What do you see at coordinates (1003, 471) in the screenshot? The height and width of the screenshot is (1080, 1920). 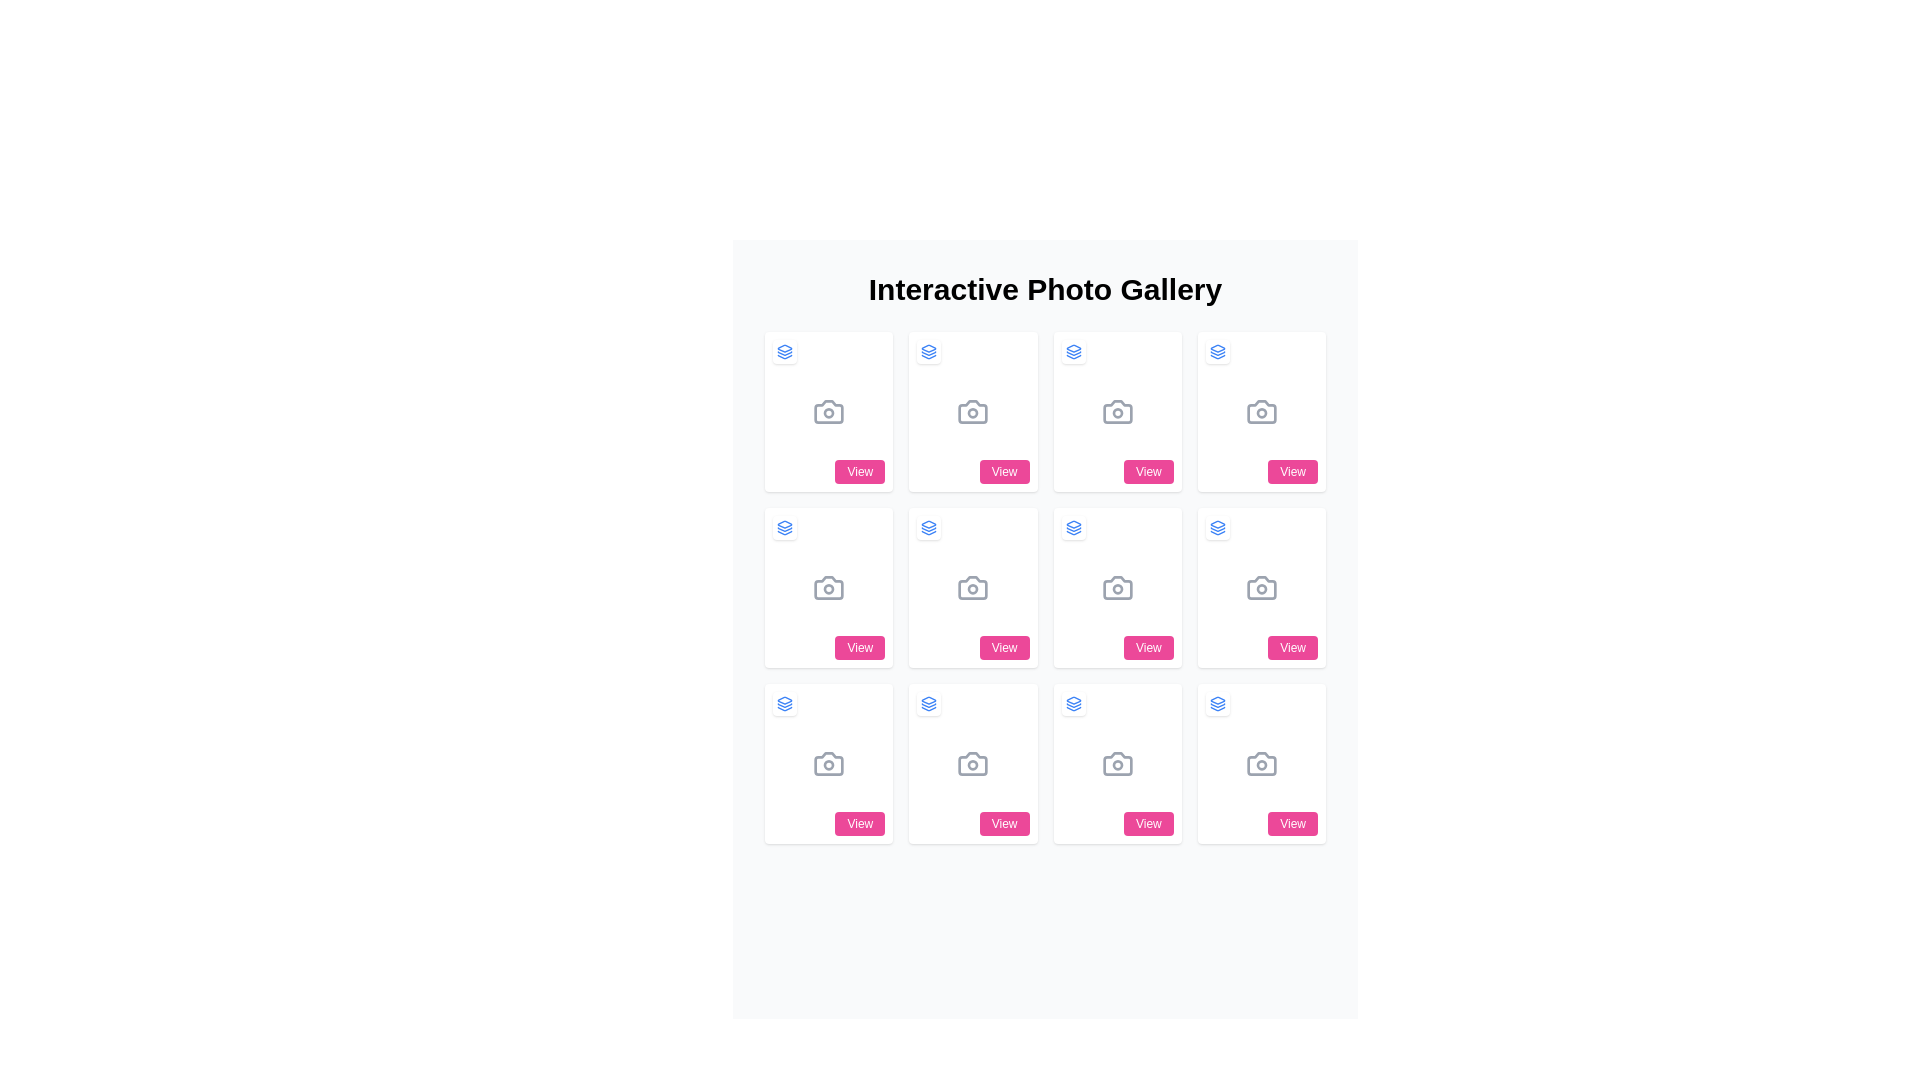 I see `the bright pink 'View' button located at the bottom-right corner of the third card in the first row of the grid layout to initiate the associated action` at bounding box center [1003, 471].